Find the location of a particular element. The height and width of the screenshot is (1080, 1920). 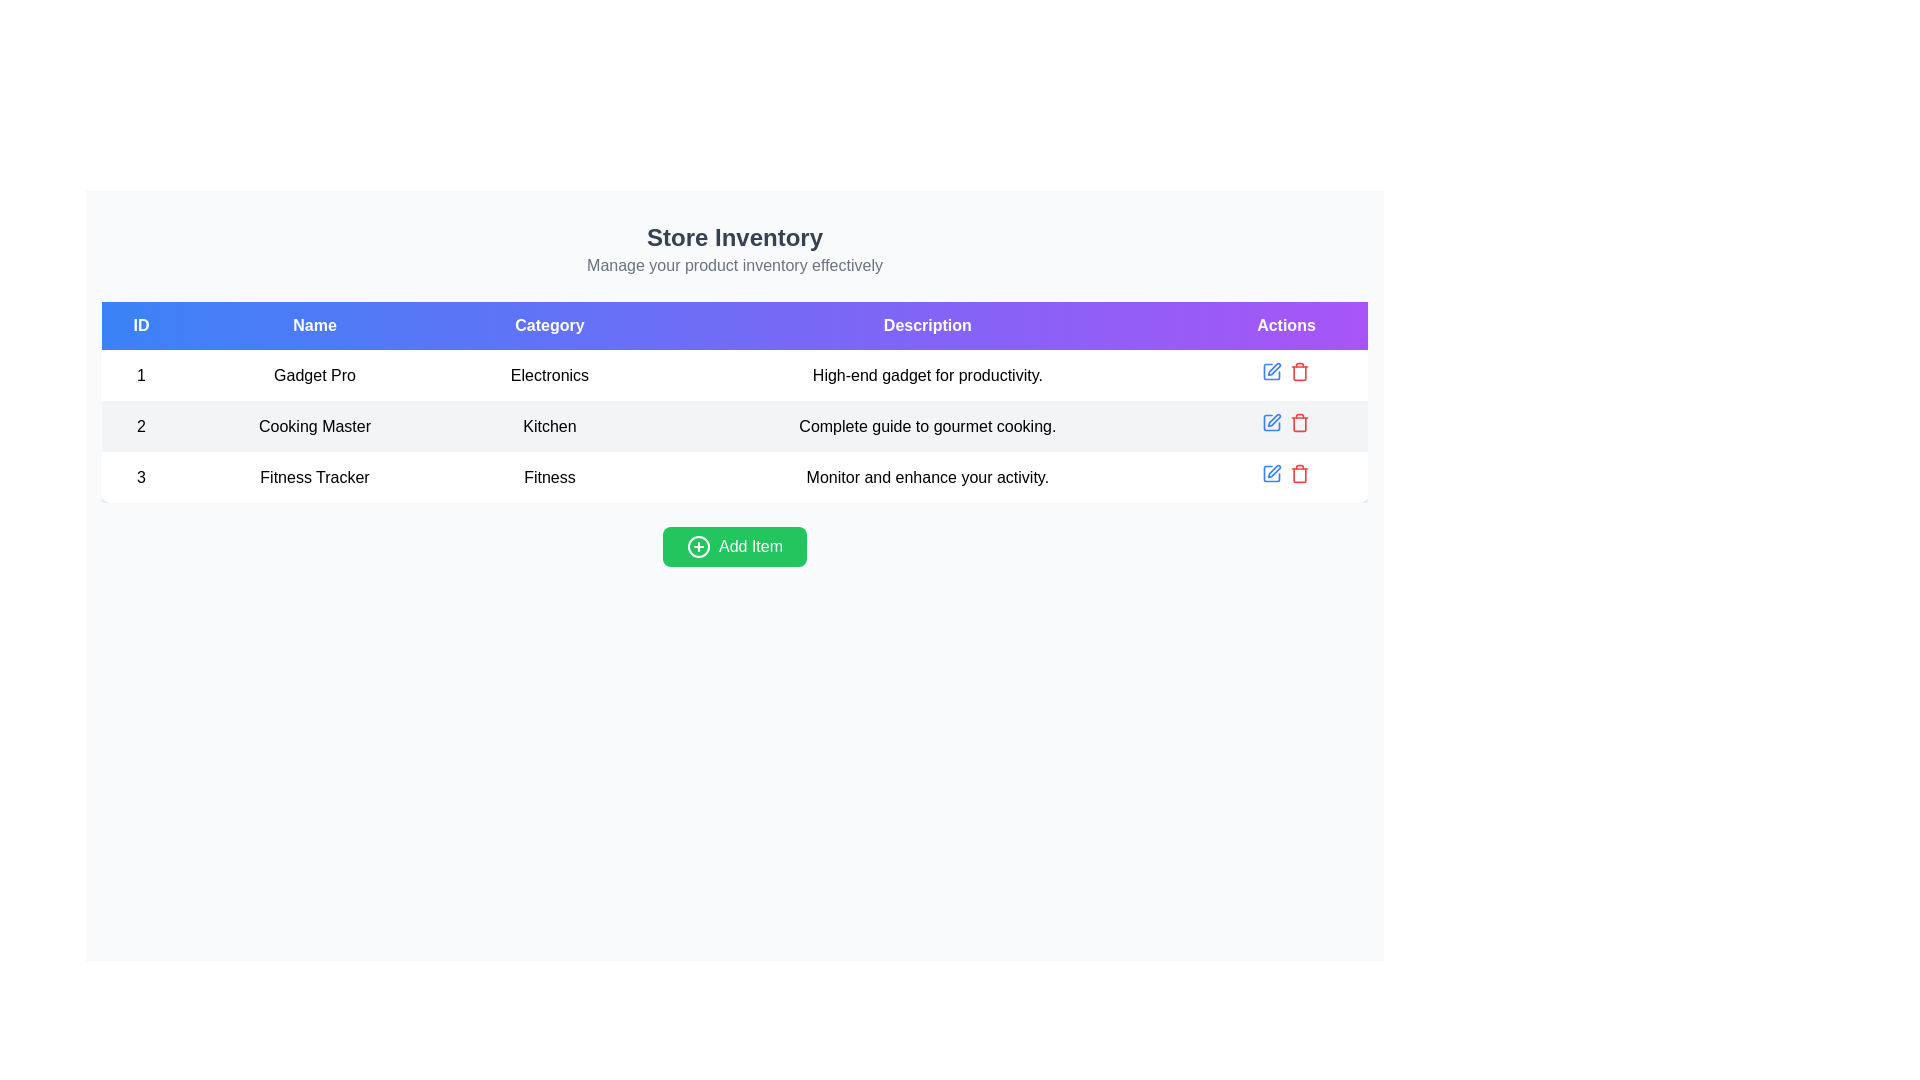

the first row of the Store Inventory table, which contains the text '1', 'Gadget Pro', 'Electronics', and 'High-end gadget for productivity.' is located at coordinates (733, 375).